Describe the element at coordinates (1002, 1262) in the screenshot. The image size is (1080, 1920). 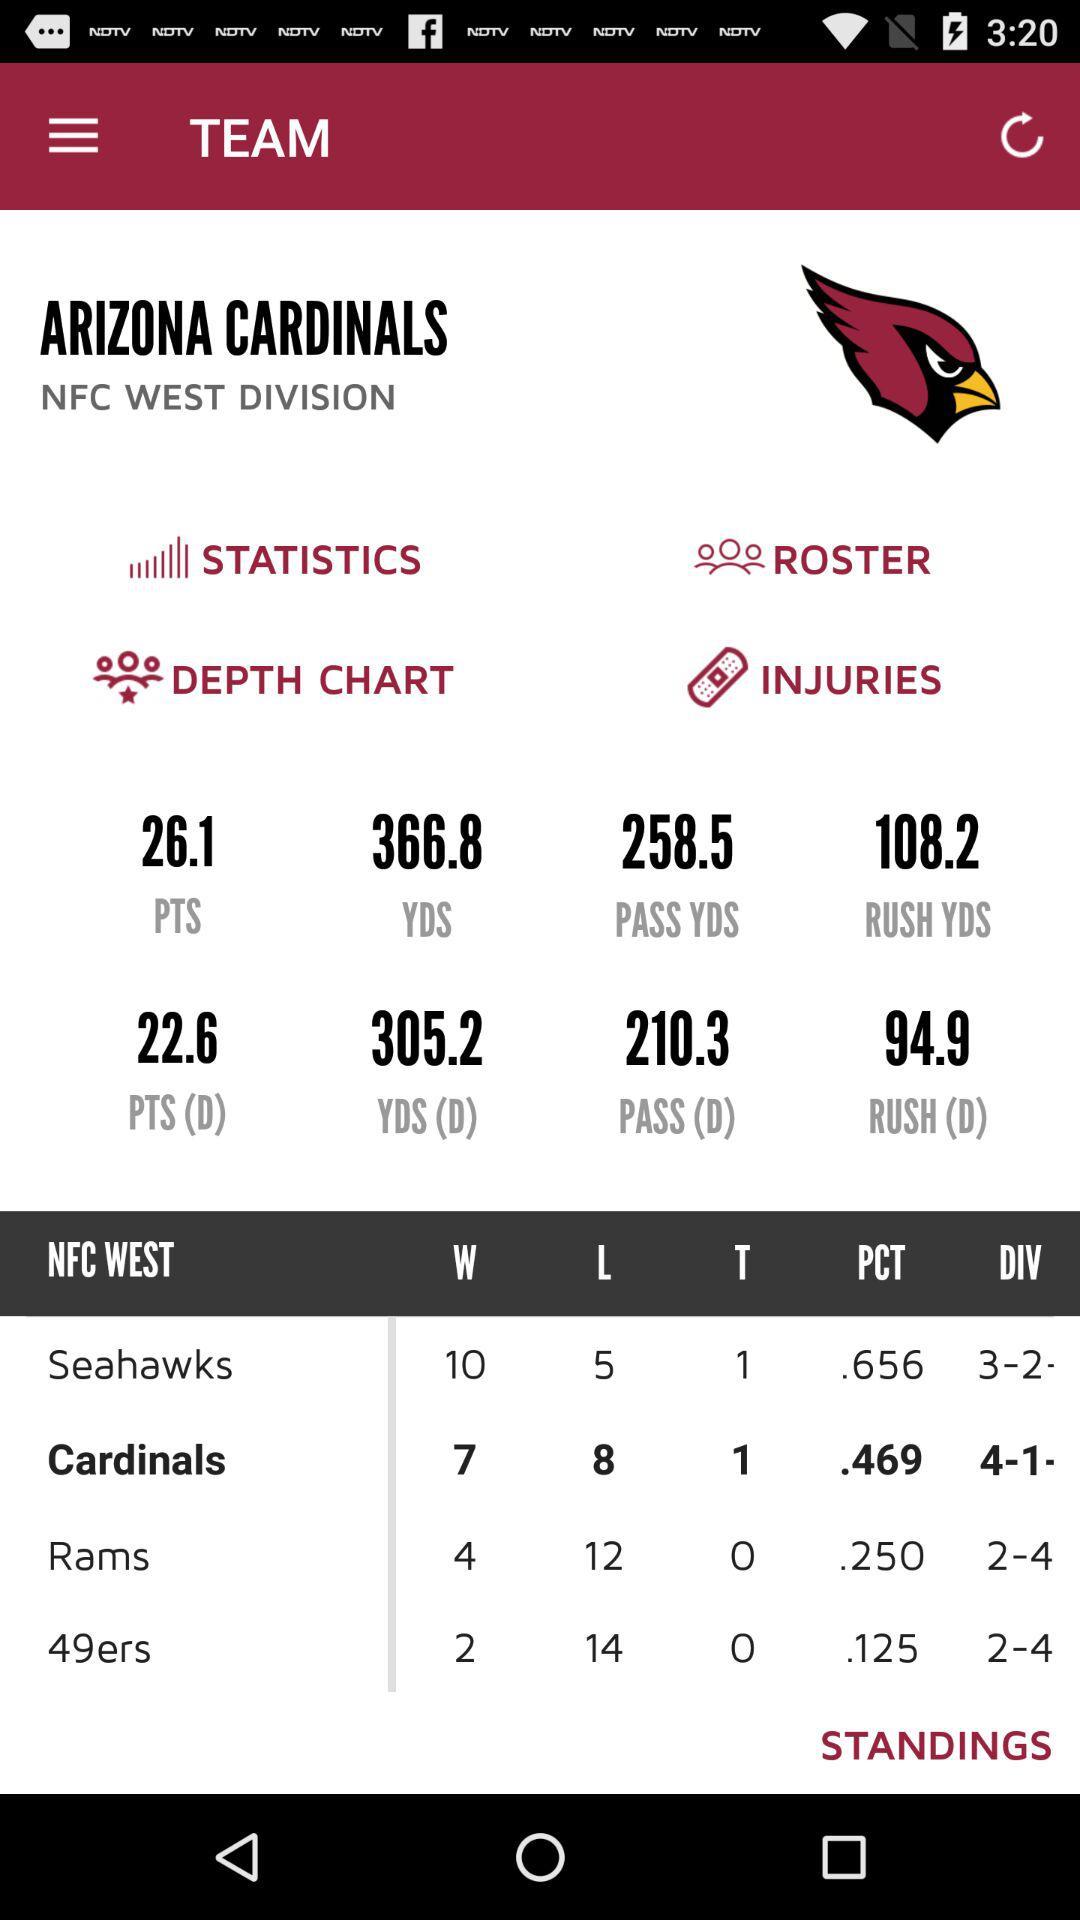
I see `item to the right of the pct icon` at that location.